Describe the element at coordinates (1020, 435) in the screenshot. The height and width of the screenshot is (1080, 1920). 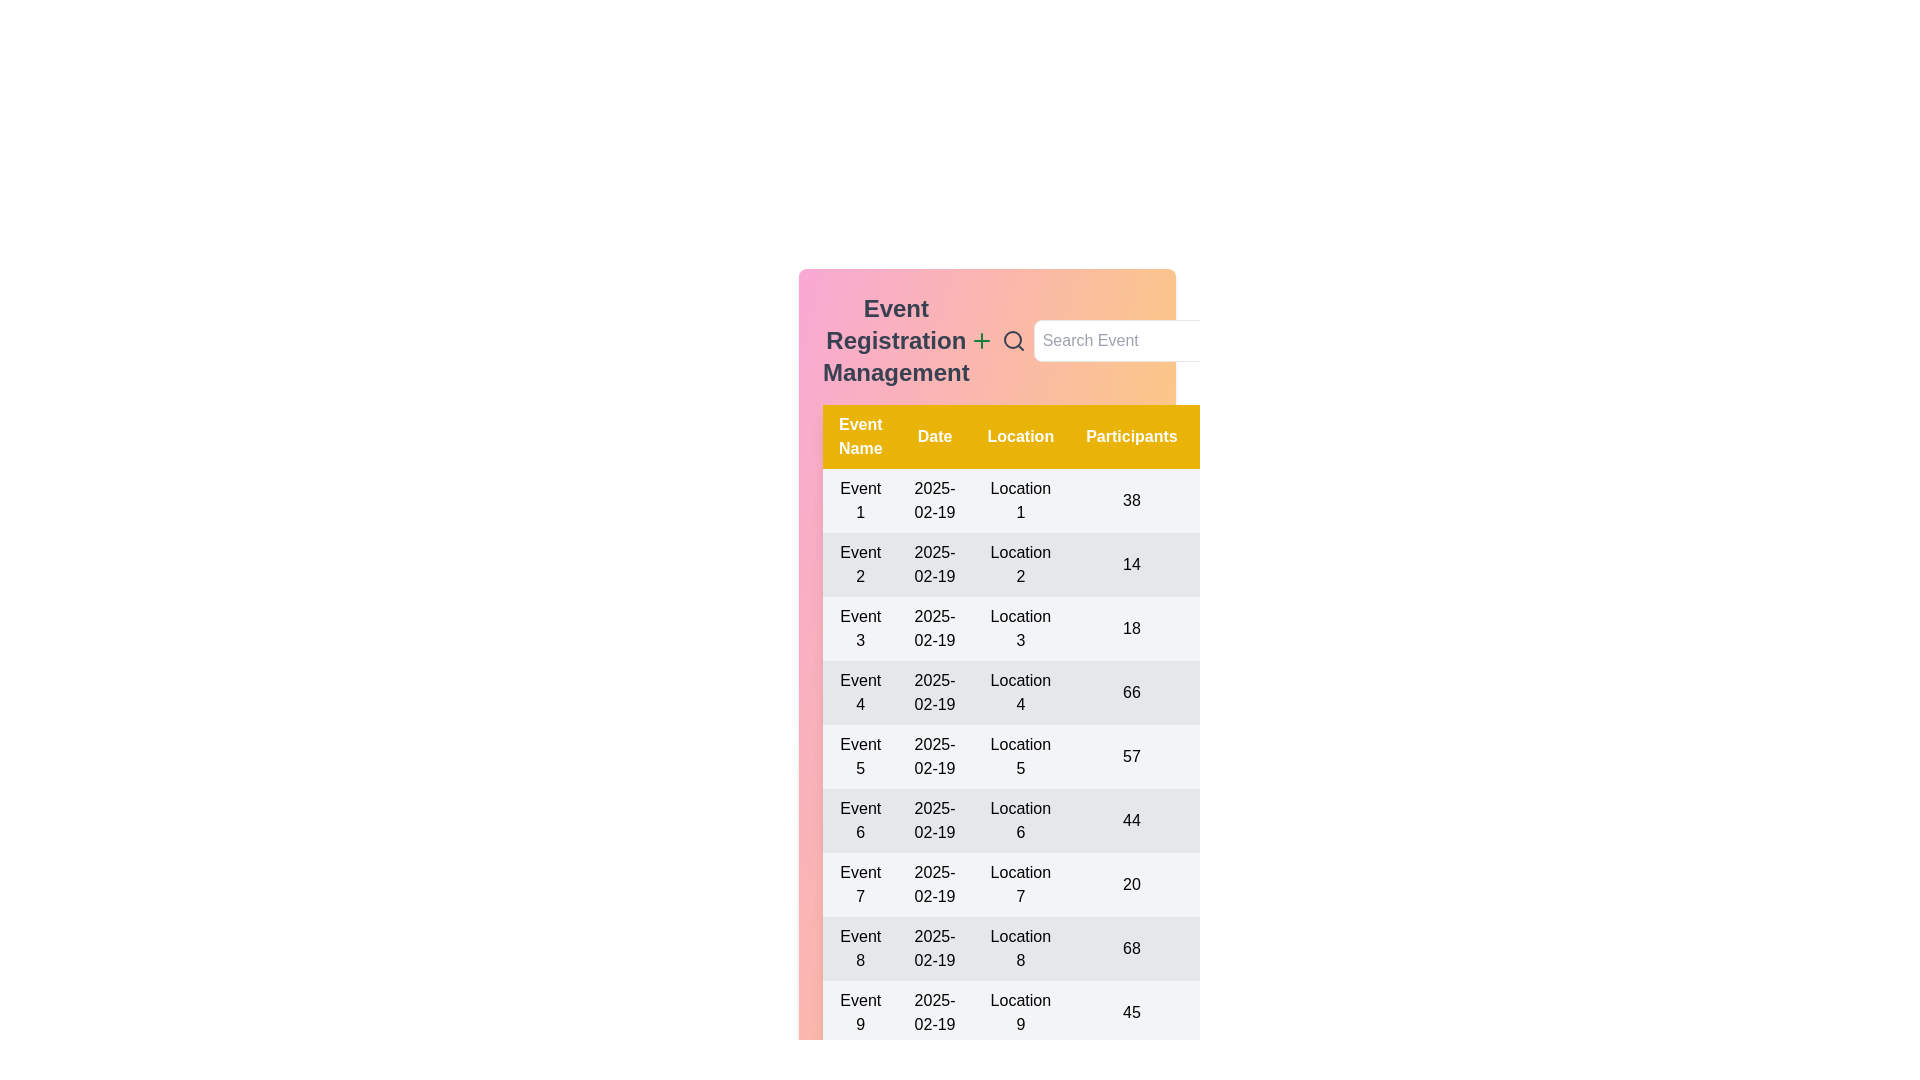
I see `the header of the column 'Location' to sort the table by that column` at that location.